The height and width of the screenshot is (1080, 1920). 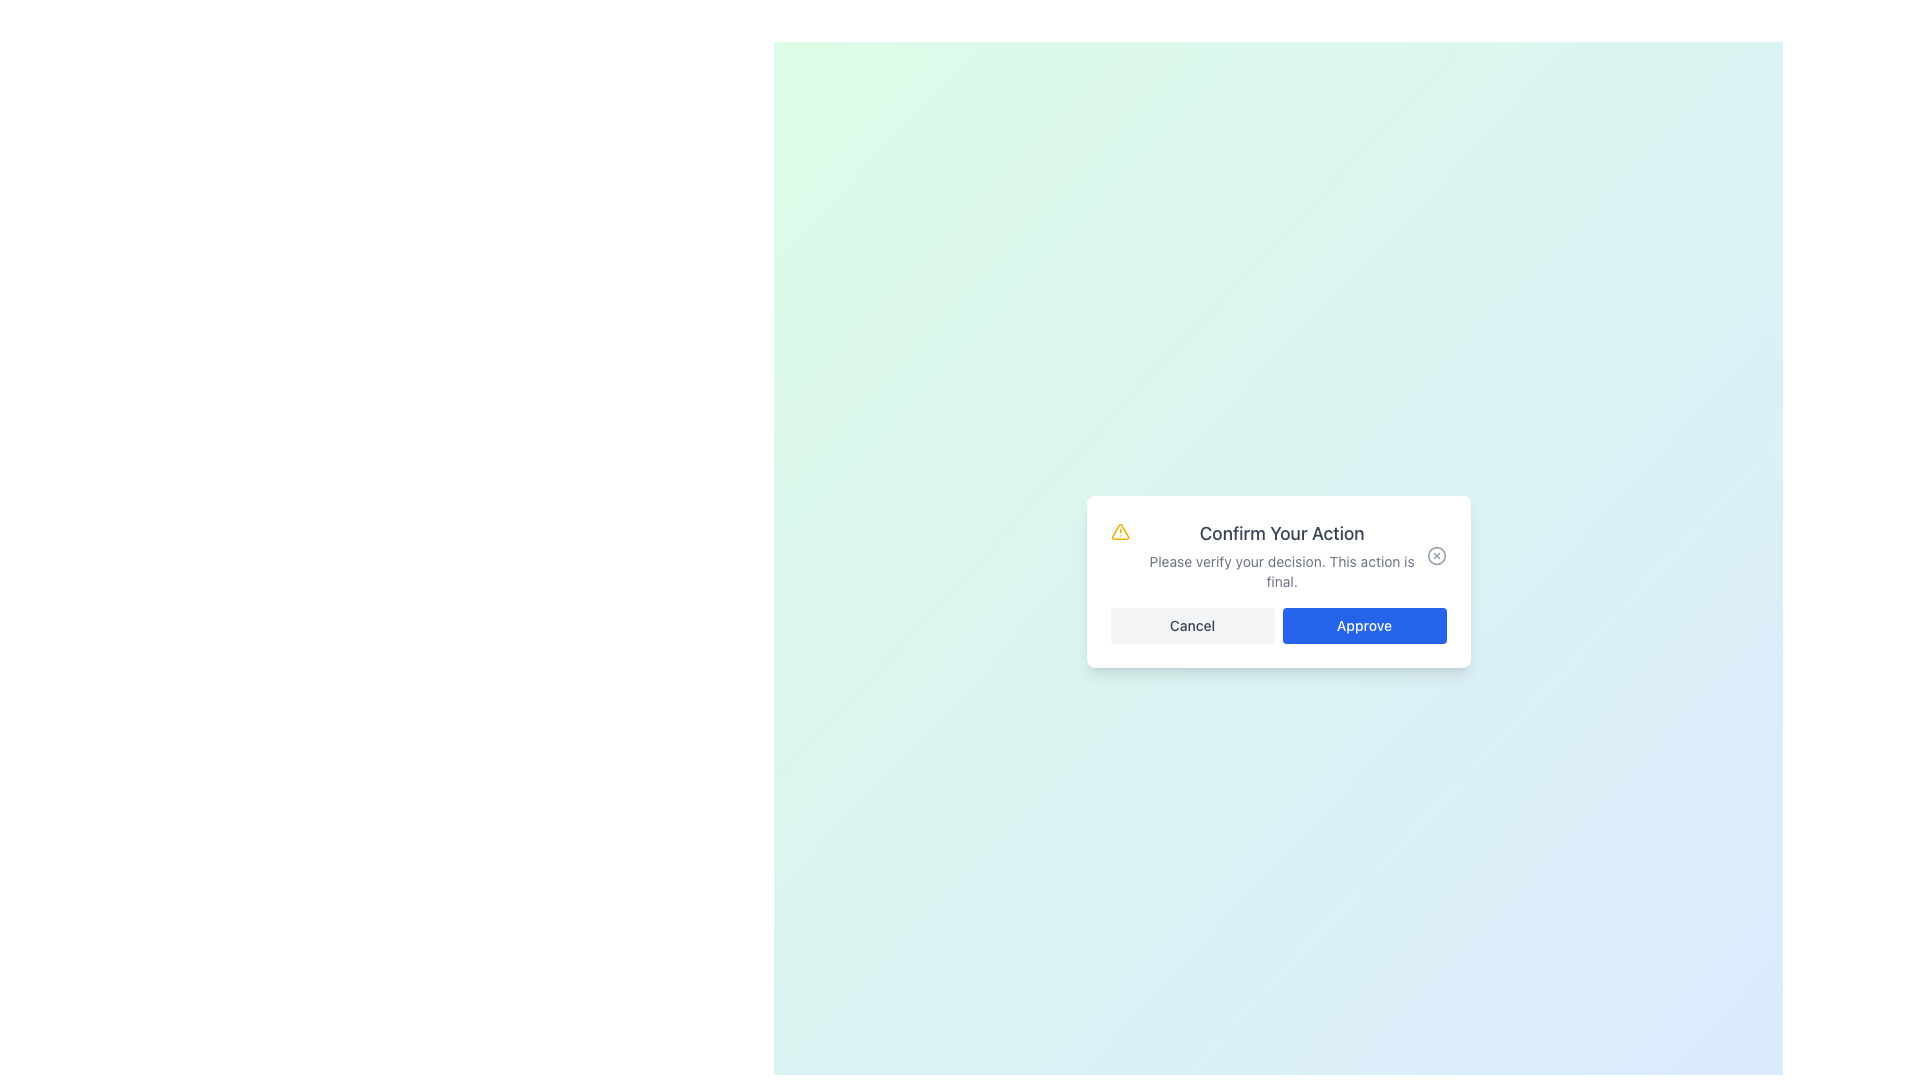 I want to click on the close button icon, which is a circular icon with a gray outline and an 'X' inside, so click(x=1435, y=555).